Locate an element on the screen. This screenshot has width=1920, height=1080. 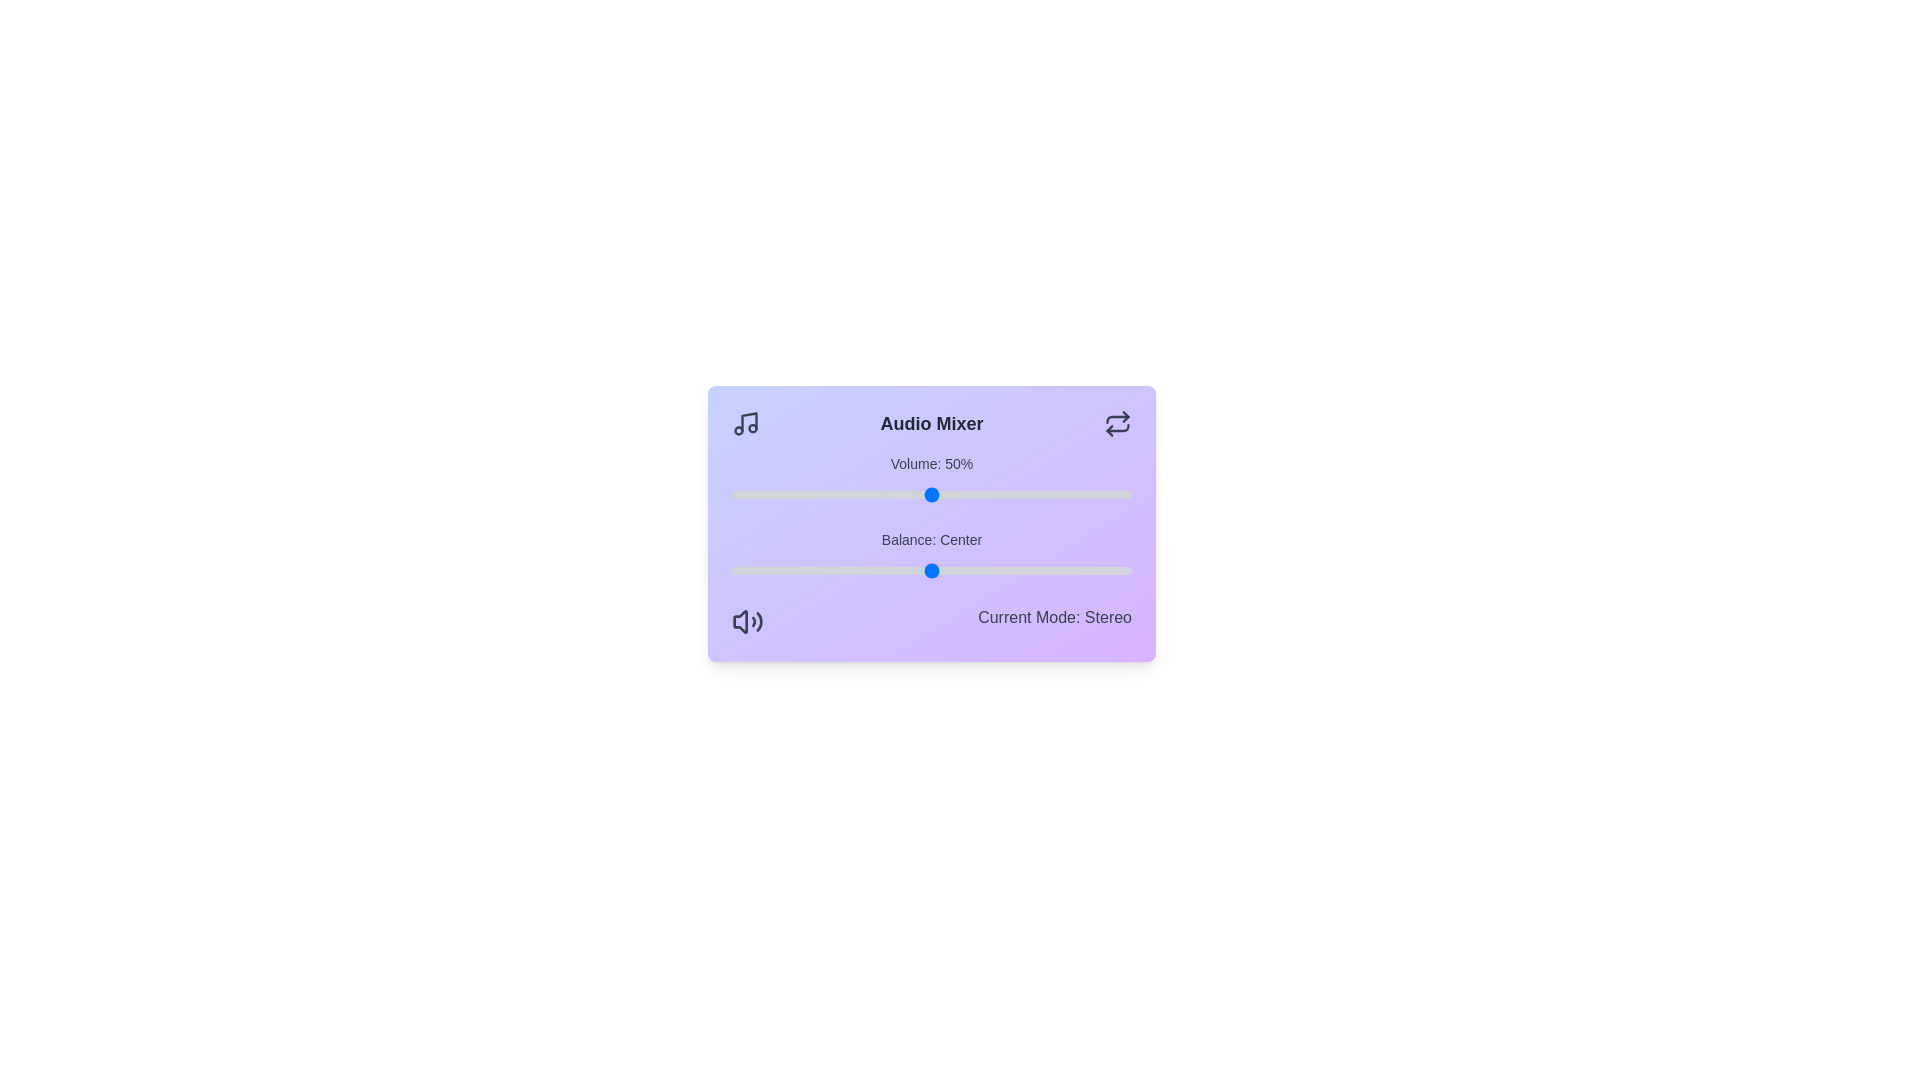
the balance slider to 37 value is located at coordinates (1079, 570).